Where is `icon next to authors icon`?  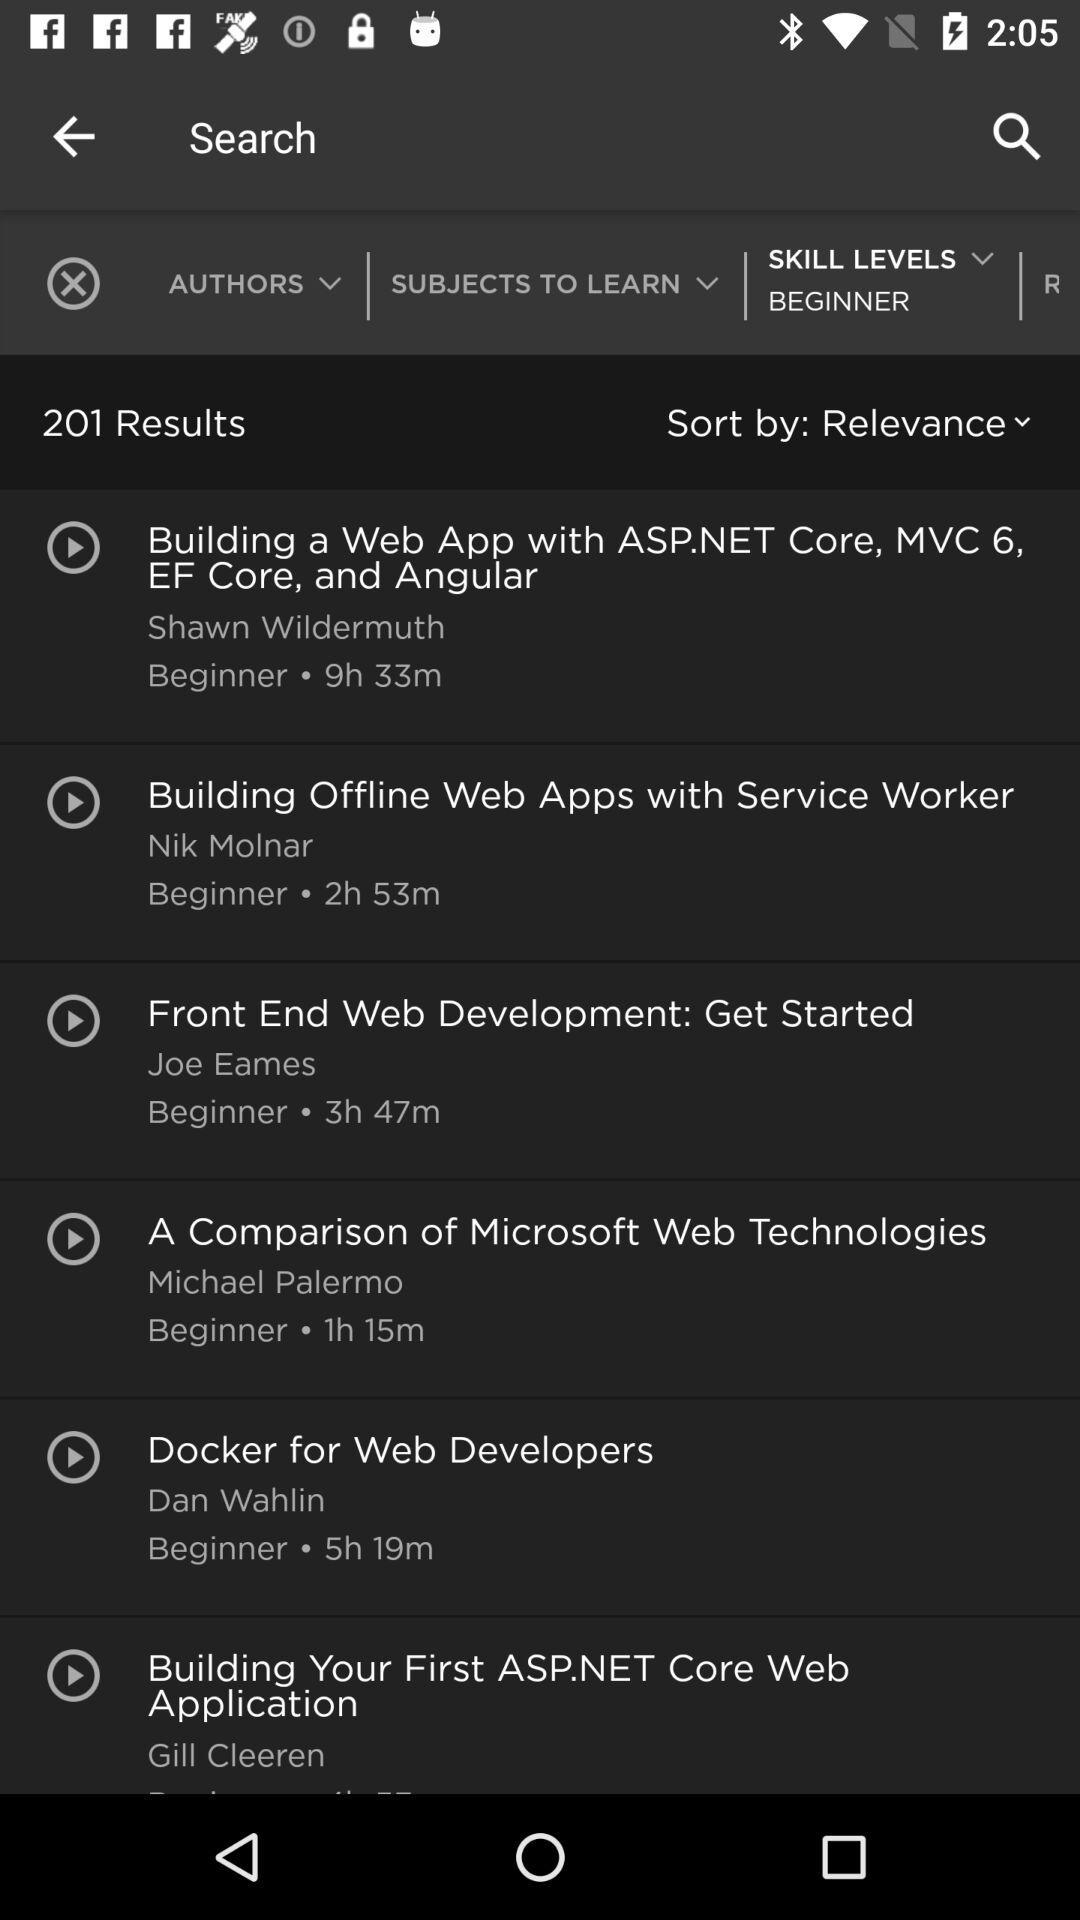
icon next to authors icon is located at coordinates (83, 282).